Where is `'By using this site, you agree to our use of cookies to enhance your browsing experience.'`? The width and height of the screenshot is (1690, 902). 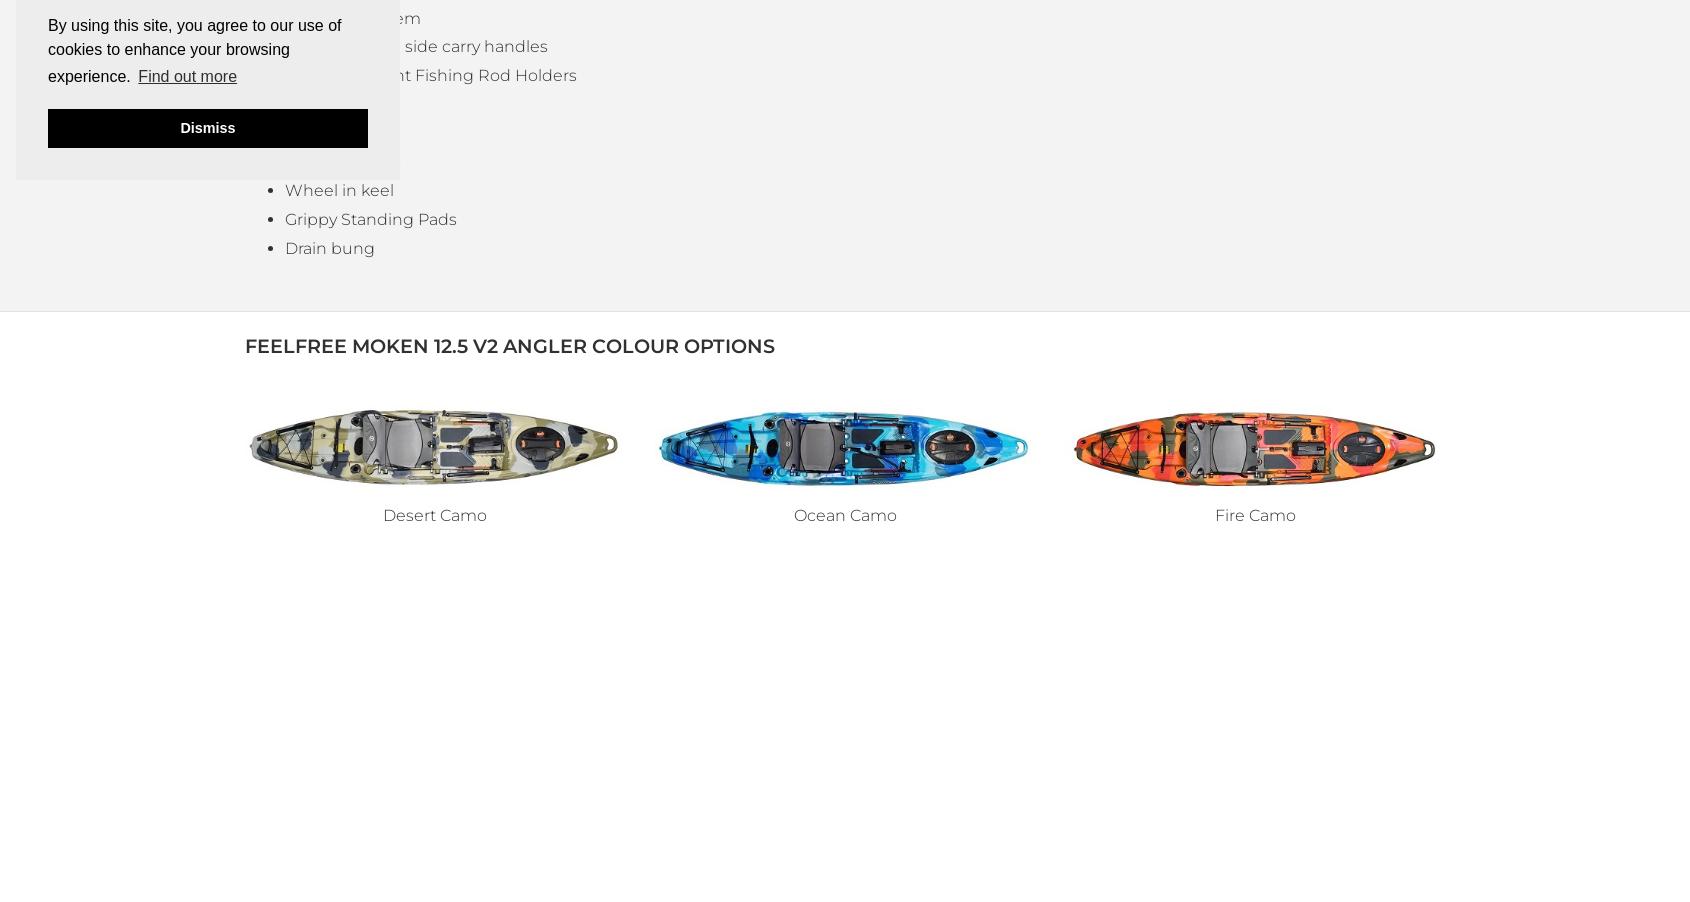
'By using this site, you agree to our use of cookies to enhance your browsing experience.' is located at coordinates (46, 49).